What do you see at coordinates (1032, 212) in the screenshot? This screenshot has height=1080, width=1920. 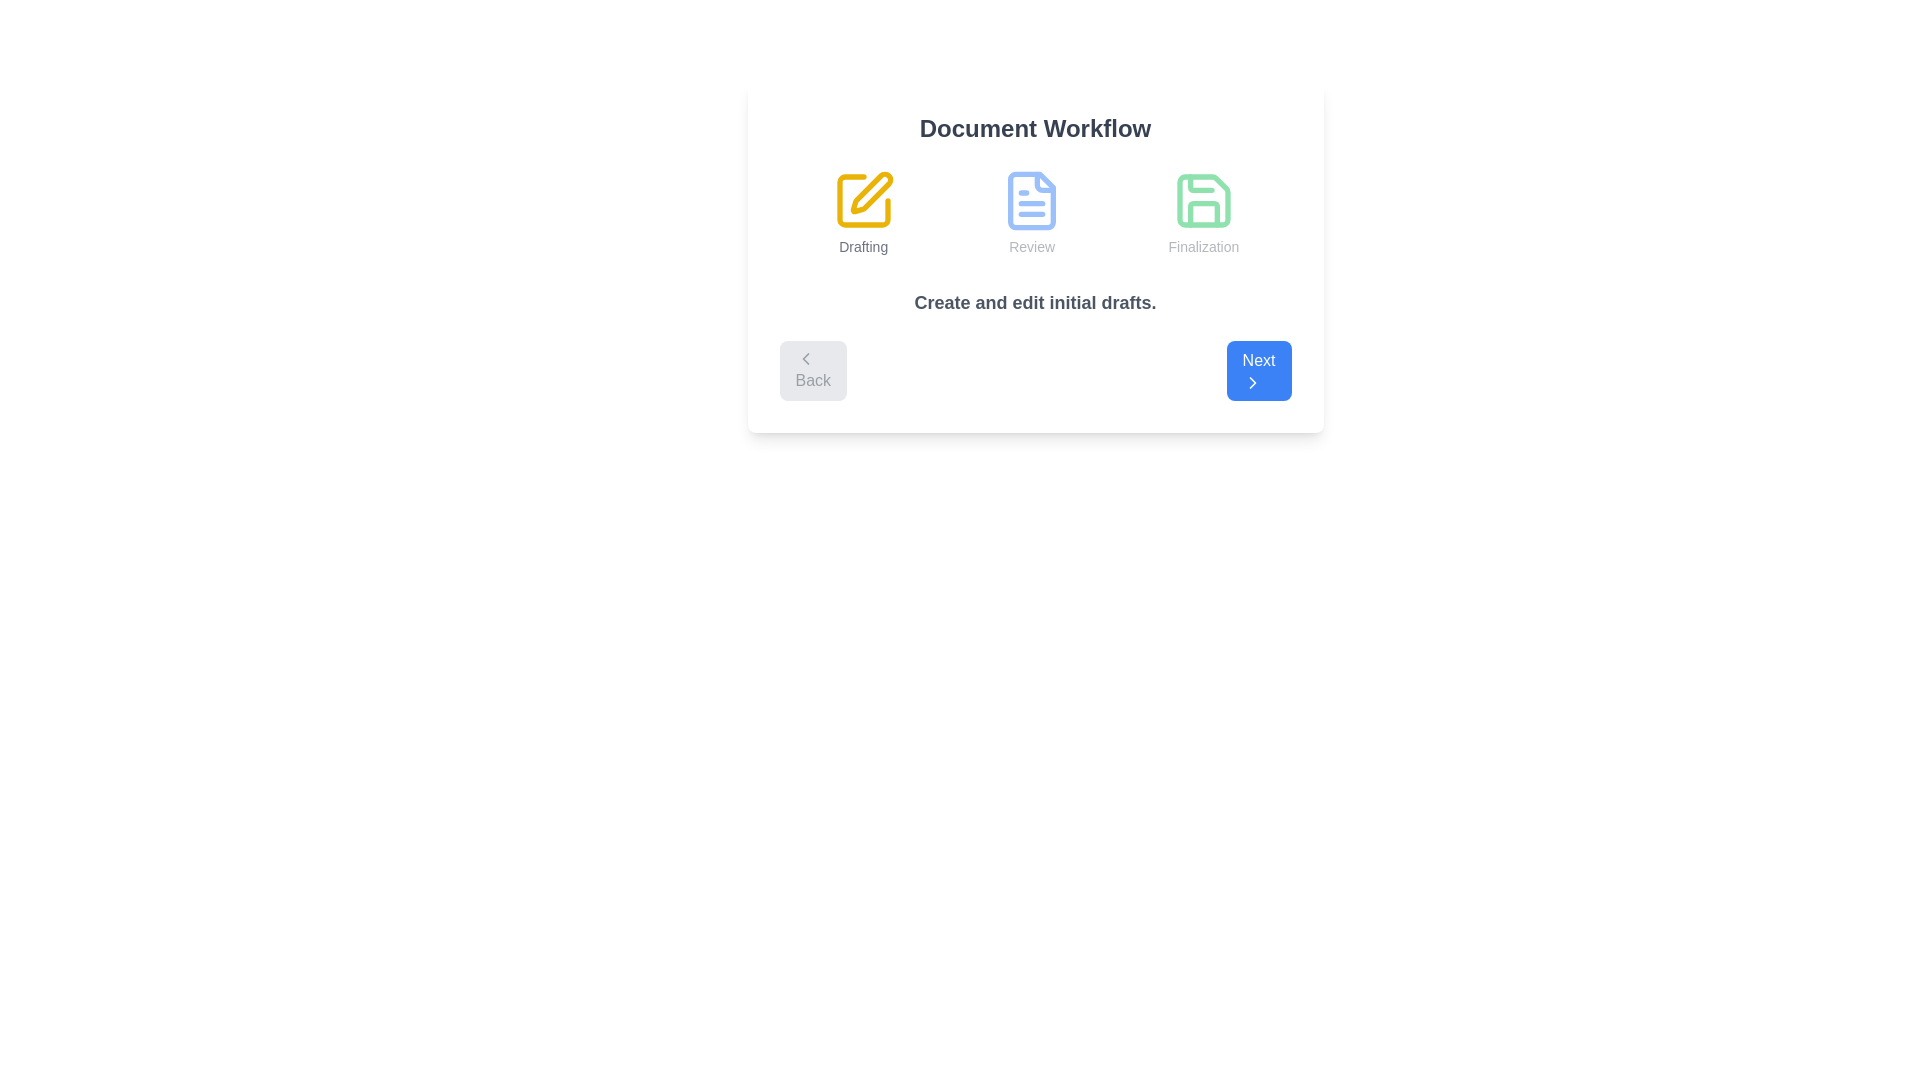 I see `the 'Review' stage icon in the document workflow interface, which is the second item in a group of three icons, positioned between a yellow drafting icon and a green finalization icon` at bounding box center [1032, 212].